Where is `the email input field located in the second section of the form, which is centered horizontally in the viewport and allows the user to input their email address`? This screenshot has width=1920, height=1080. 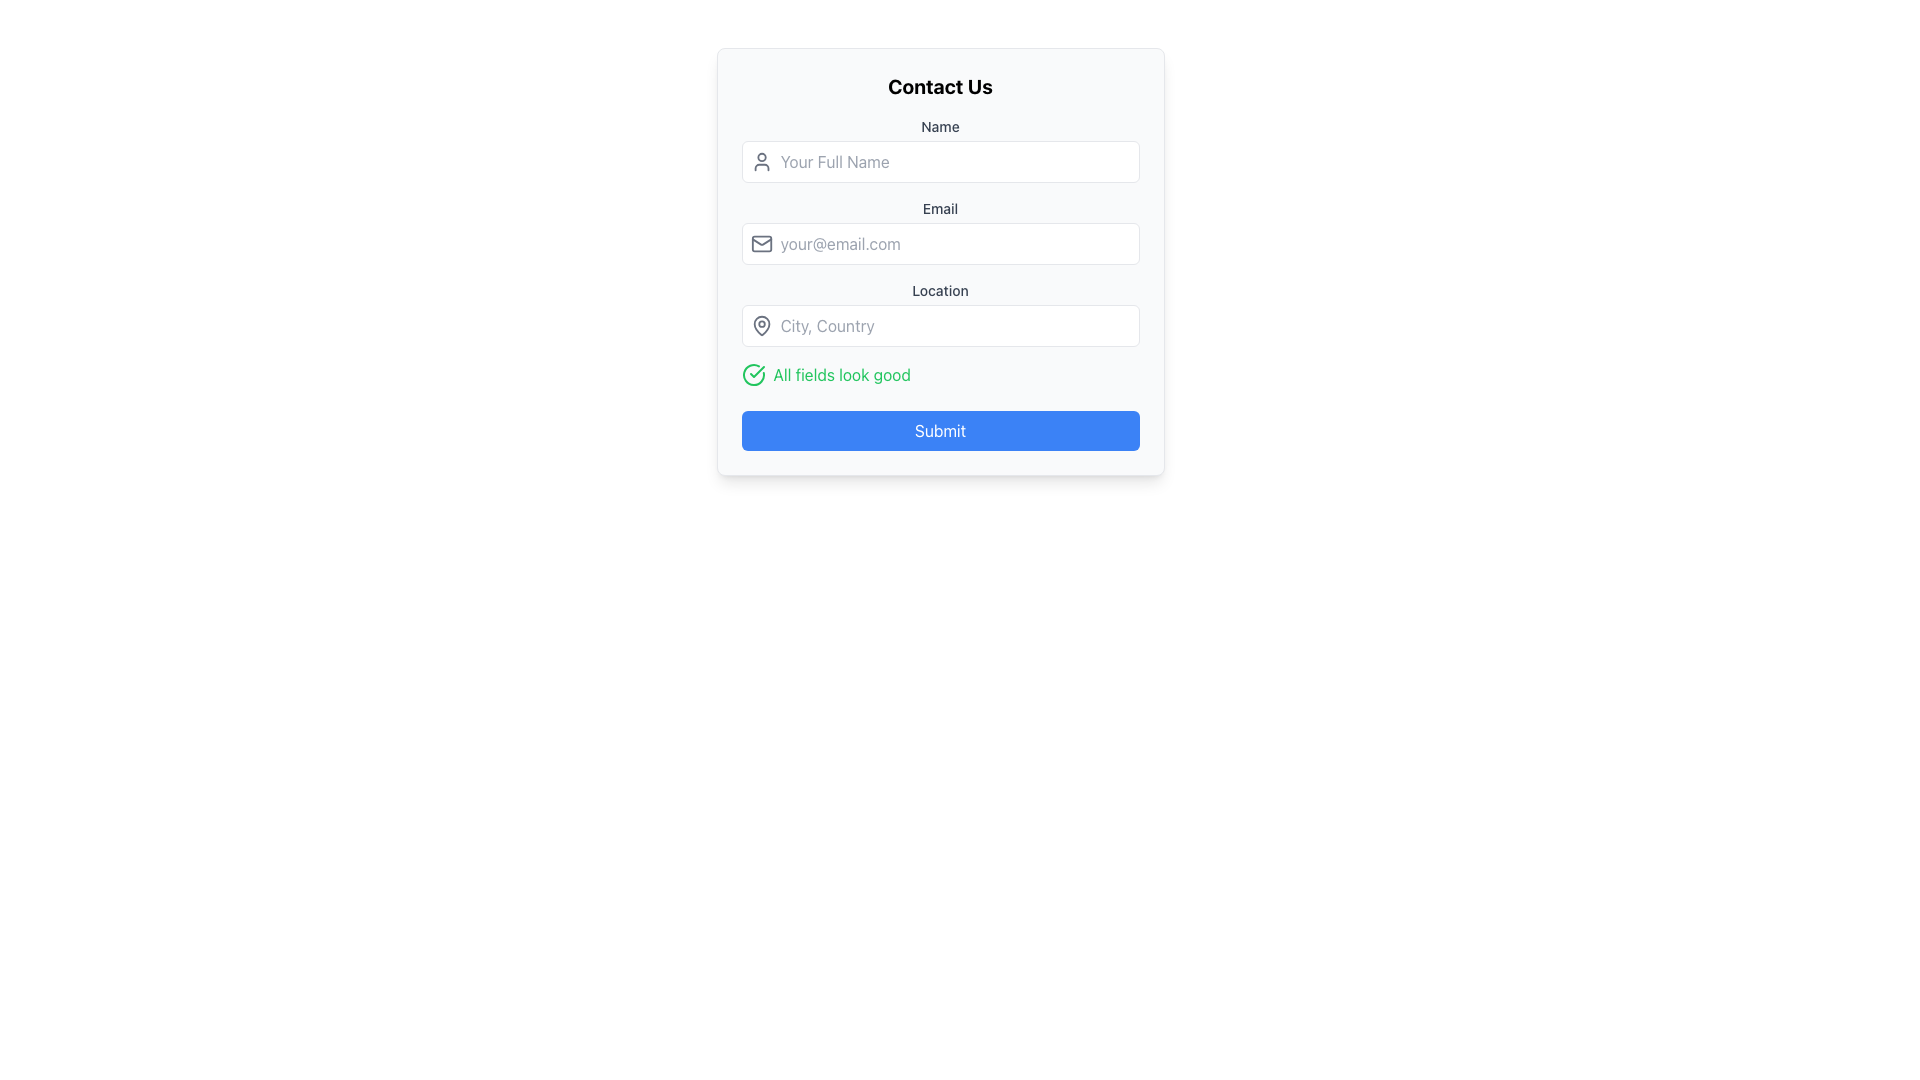 the email input field located in the second section of the form, which is centered horizontally in the viewport and allows the user to input their email address is located at coordinates (939, 230).